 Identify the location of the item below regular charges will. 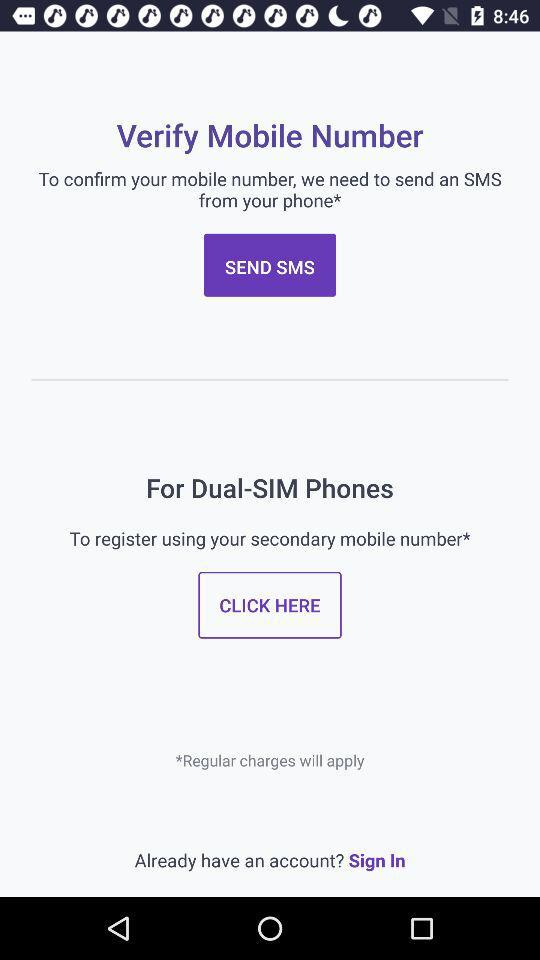
(270, 859).